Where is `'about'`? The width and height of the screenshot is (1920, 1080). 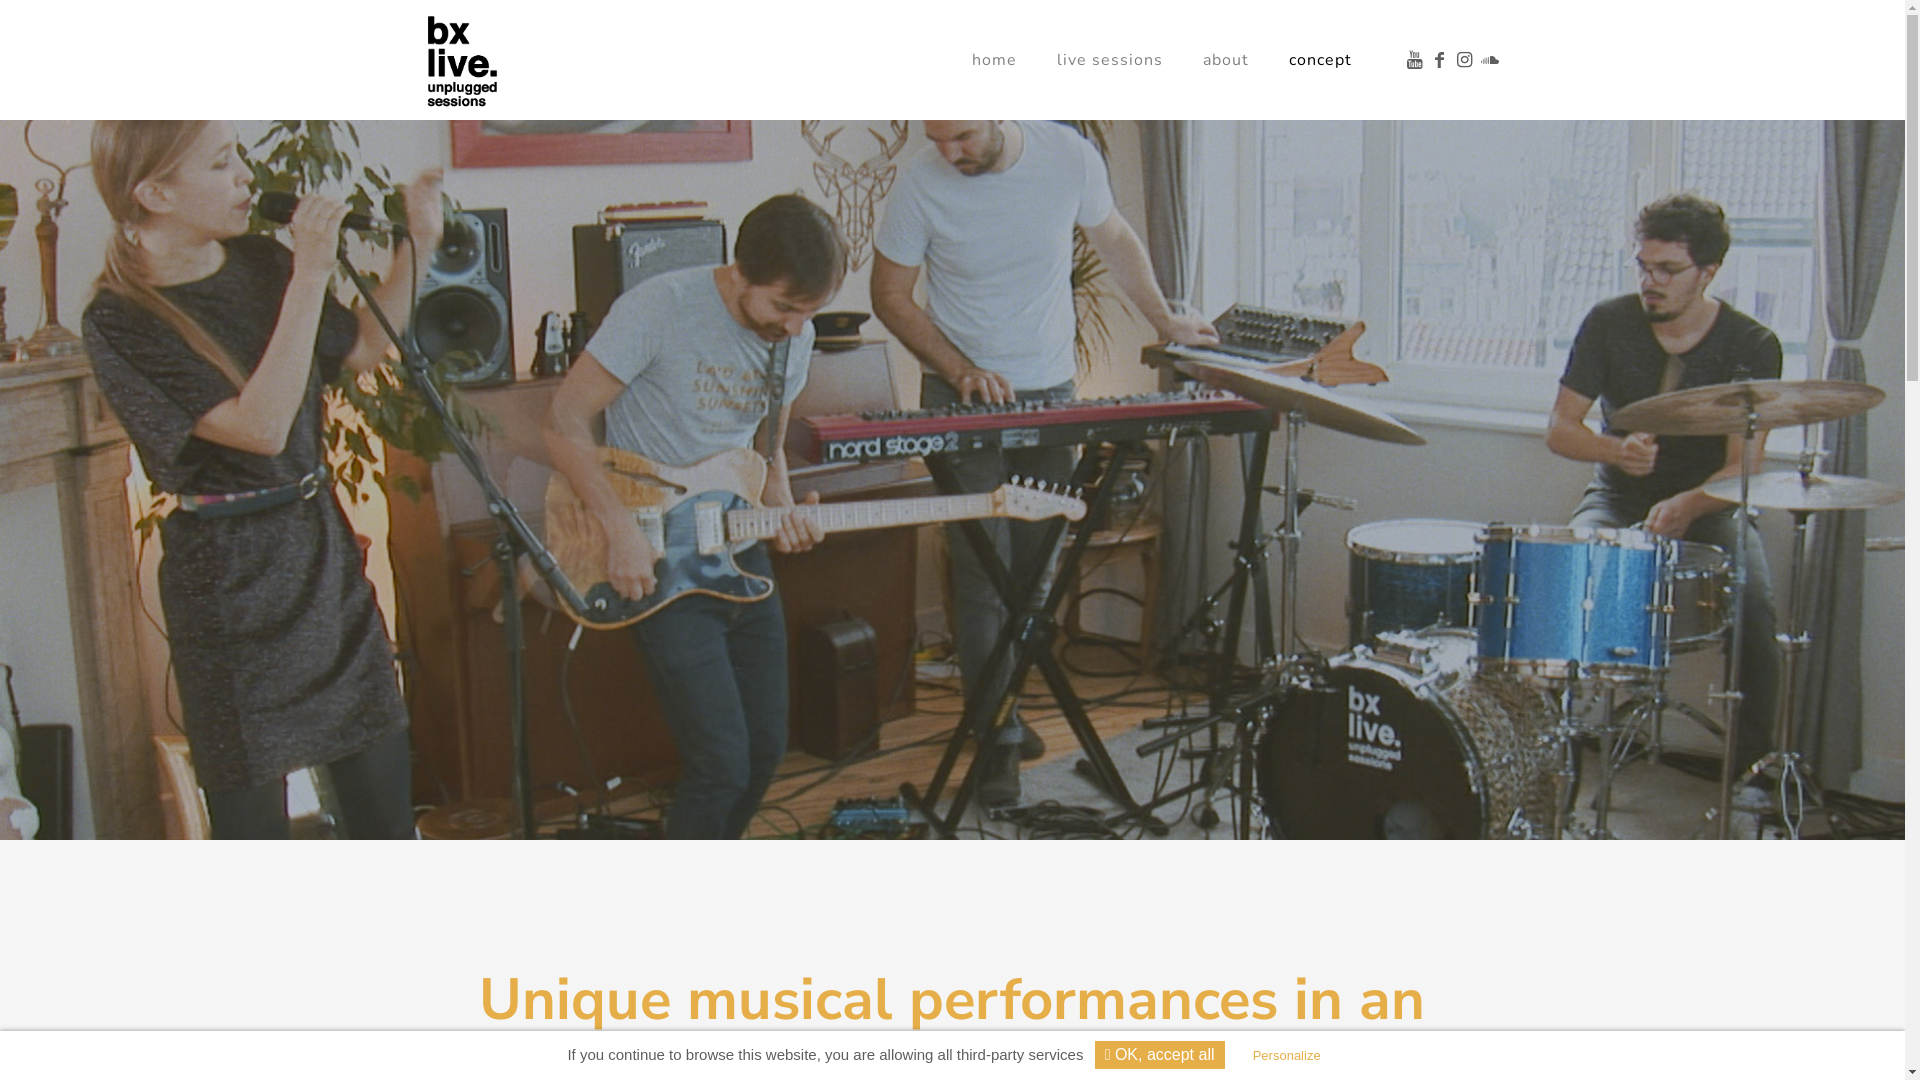
'about' is located at coordinates (1224, 59).